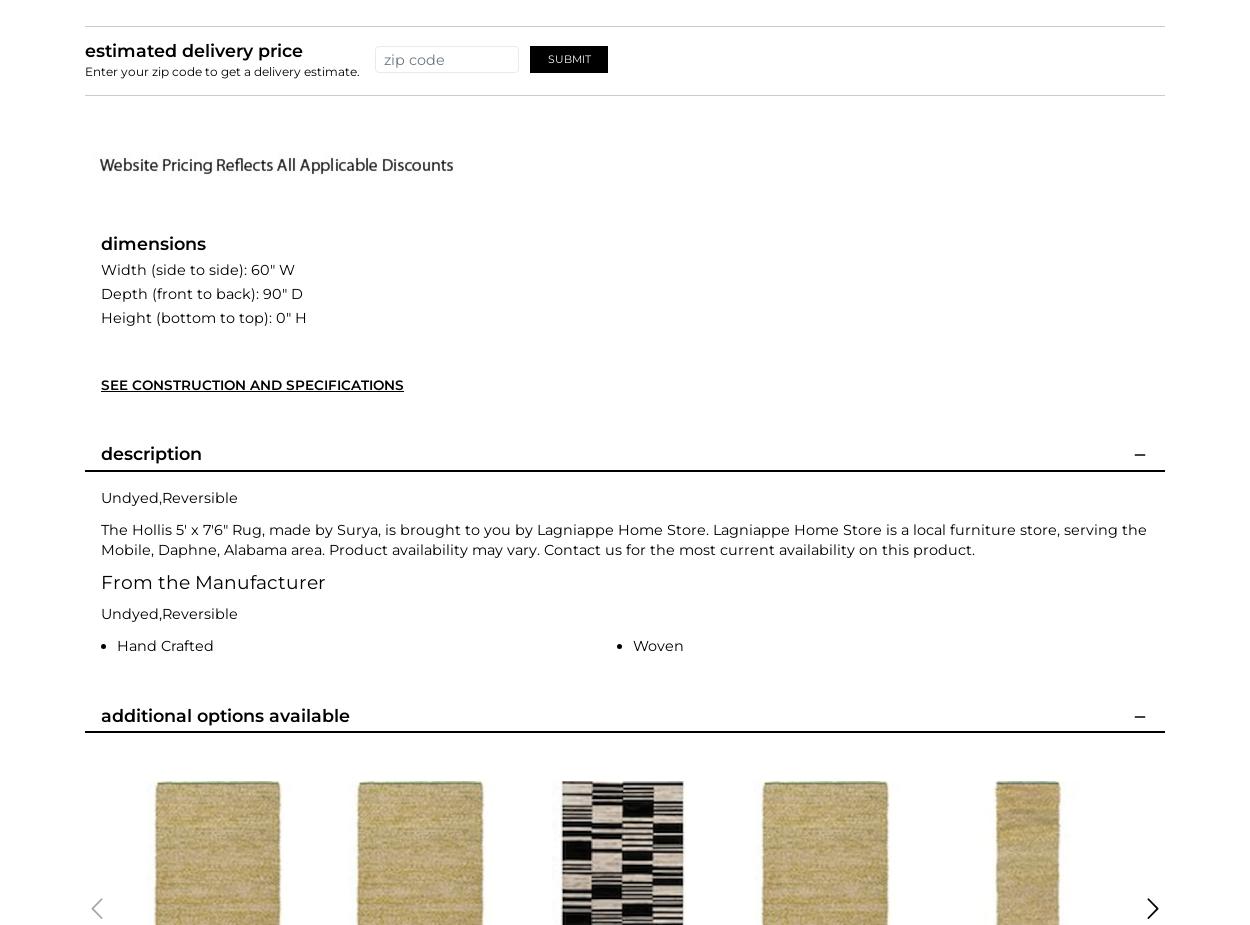 The image size is (1250, 925). I want to click on 'Dimensions', so click(153, 241).